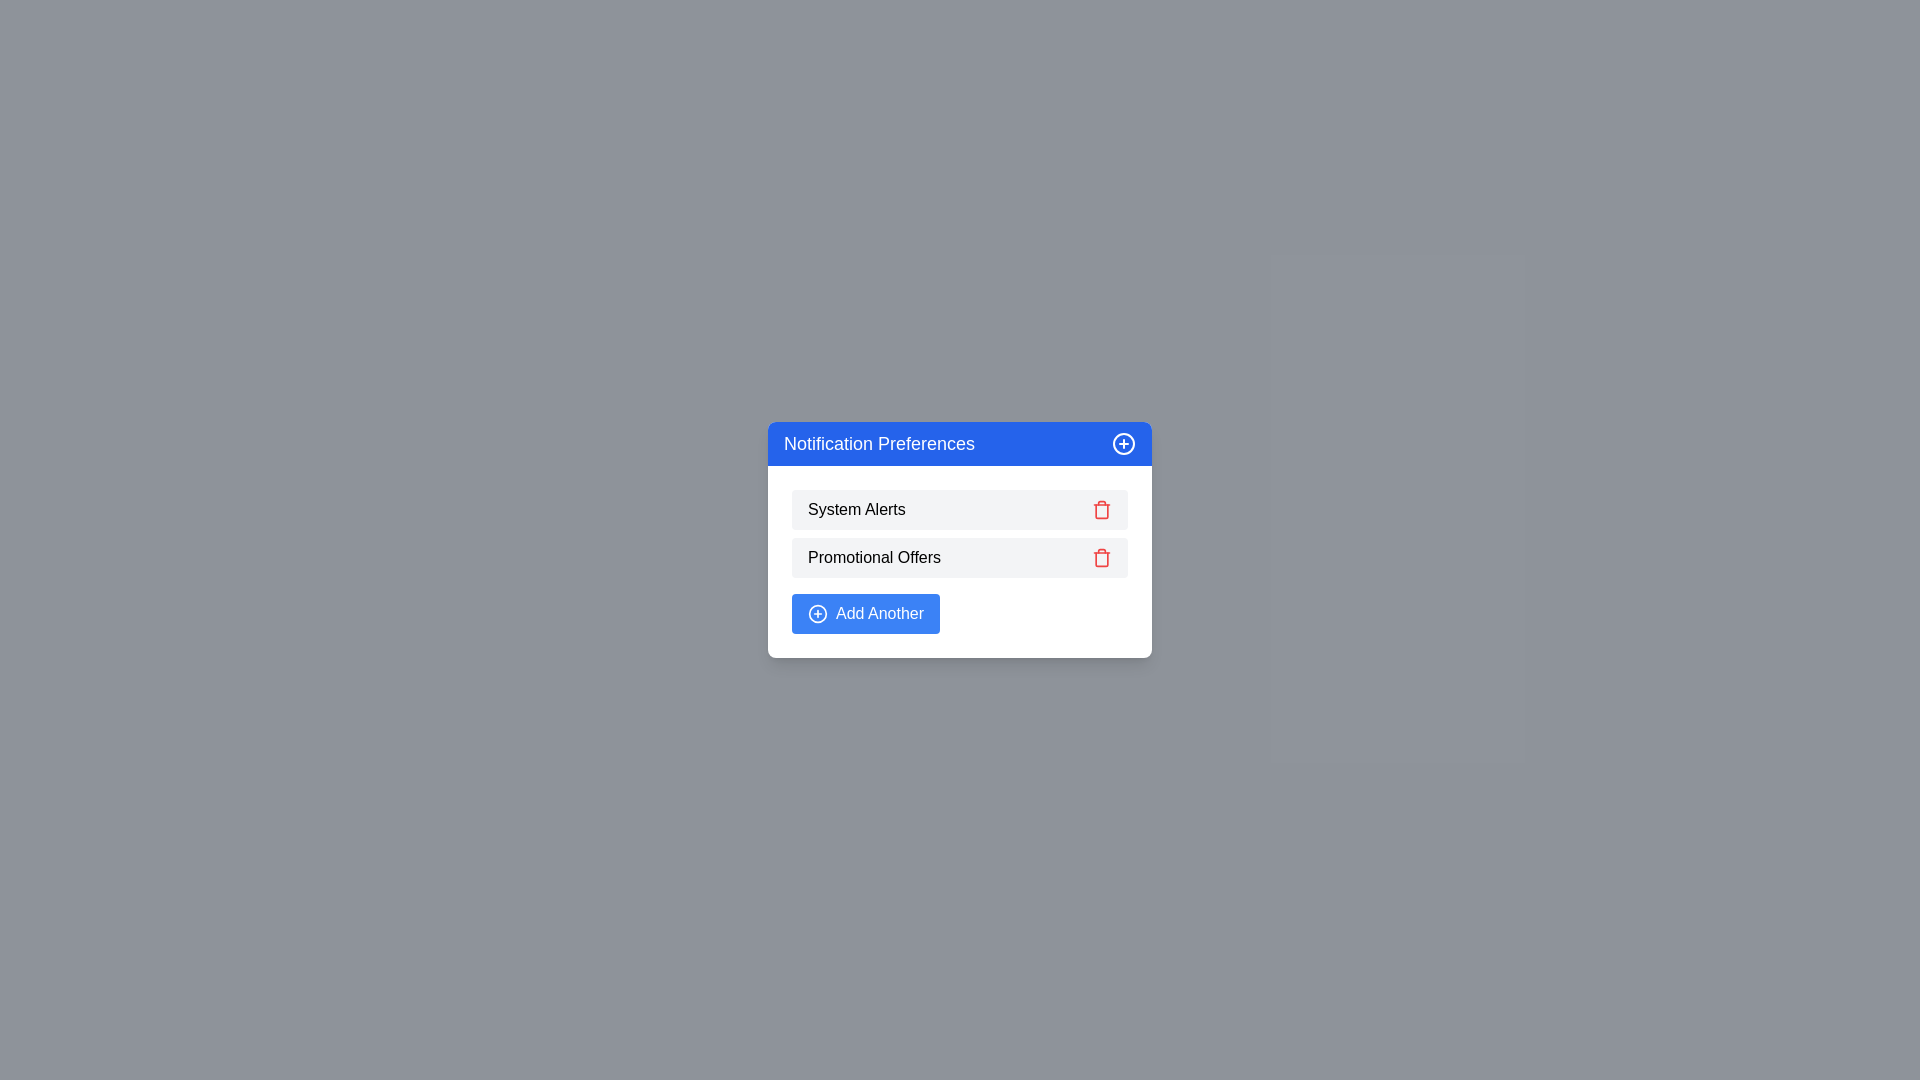 The width and height of the screenshot is (1920, 1080). What do you see at coordinates (817, 612) in the screenshot?
I see `the 'Add Another' button that includes the circular icon with a white outline and blue fill, located at the bottom of the card interface` at bounding box center [817, 612].